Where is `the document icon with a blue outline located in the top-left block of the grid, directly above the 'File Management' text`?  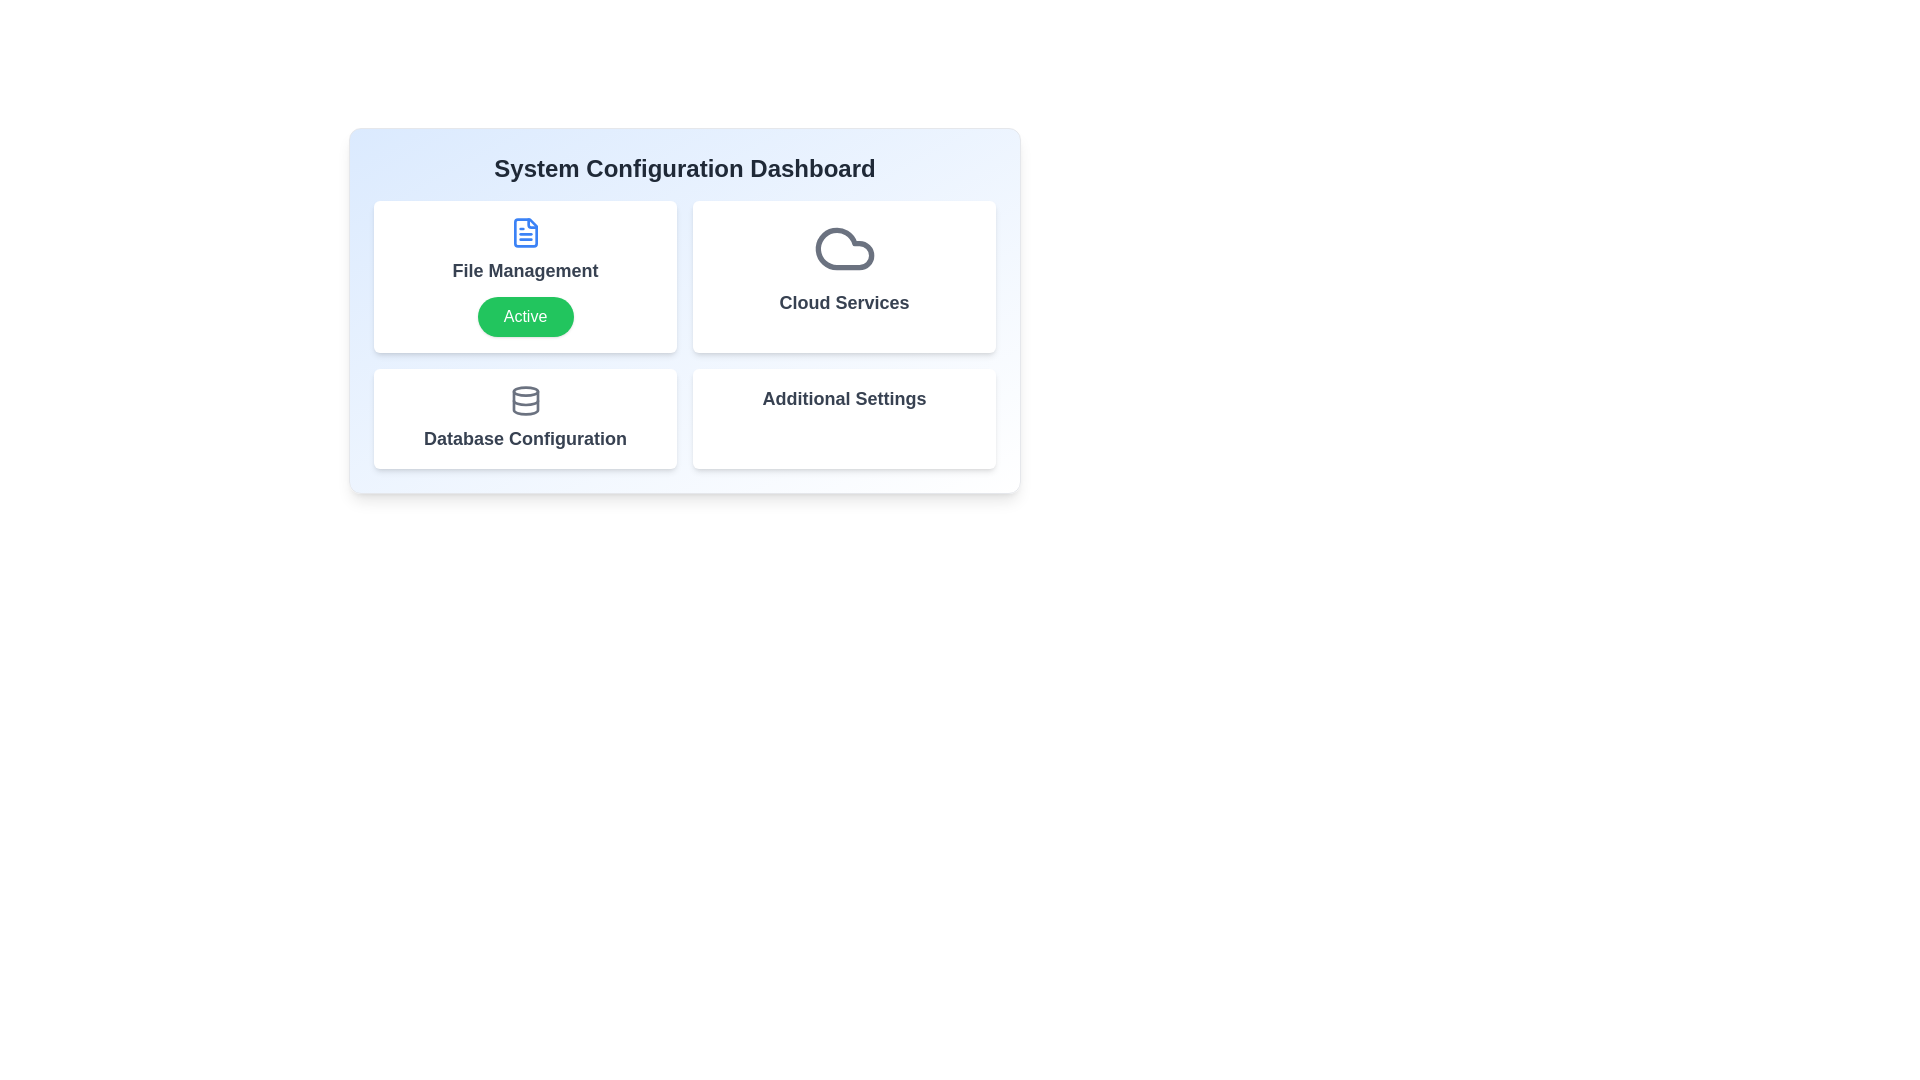
the document icon with a blue outline located in the top-left block of the grid, directly above the 'File Management' text is located at coordinates (525, 231).